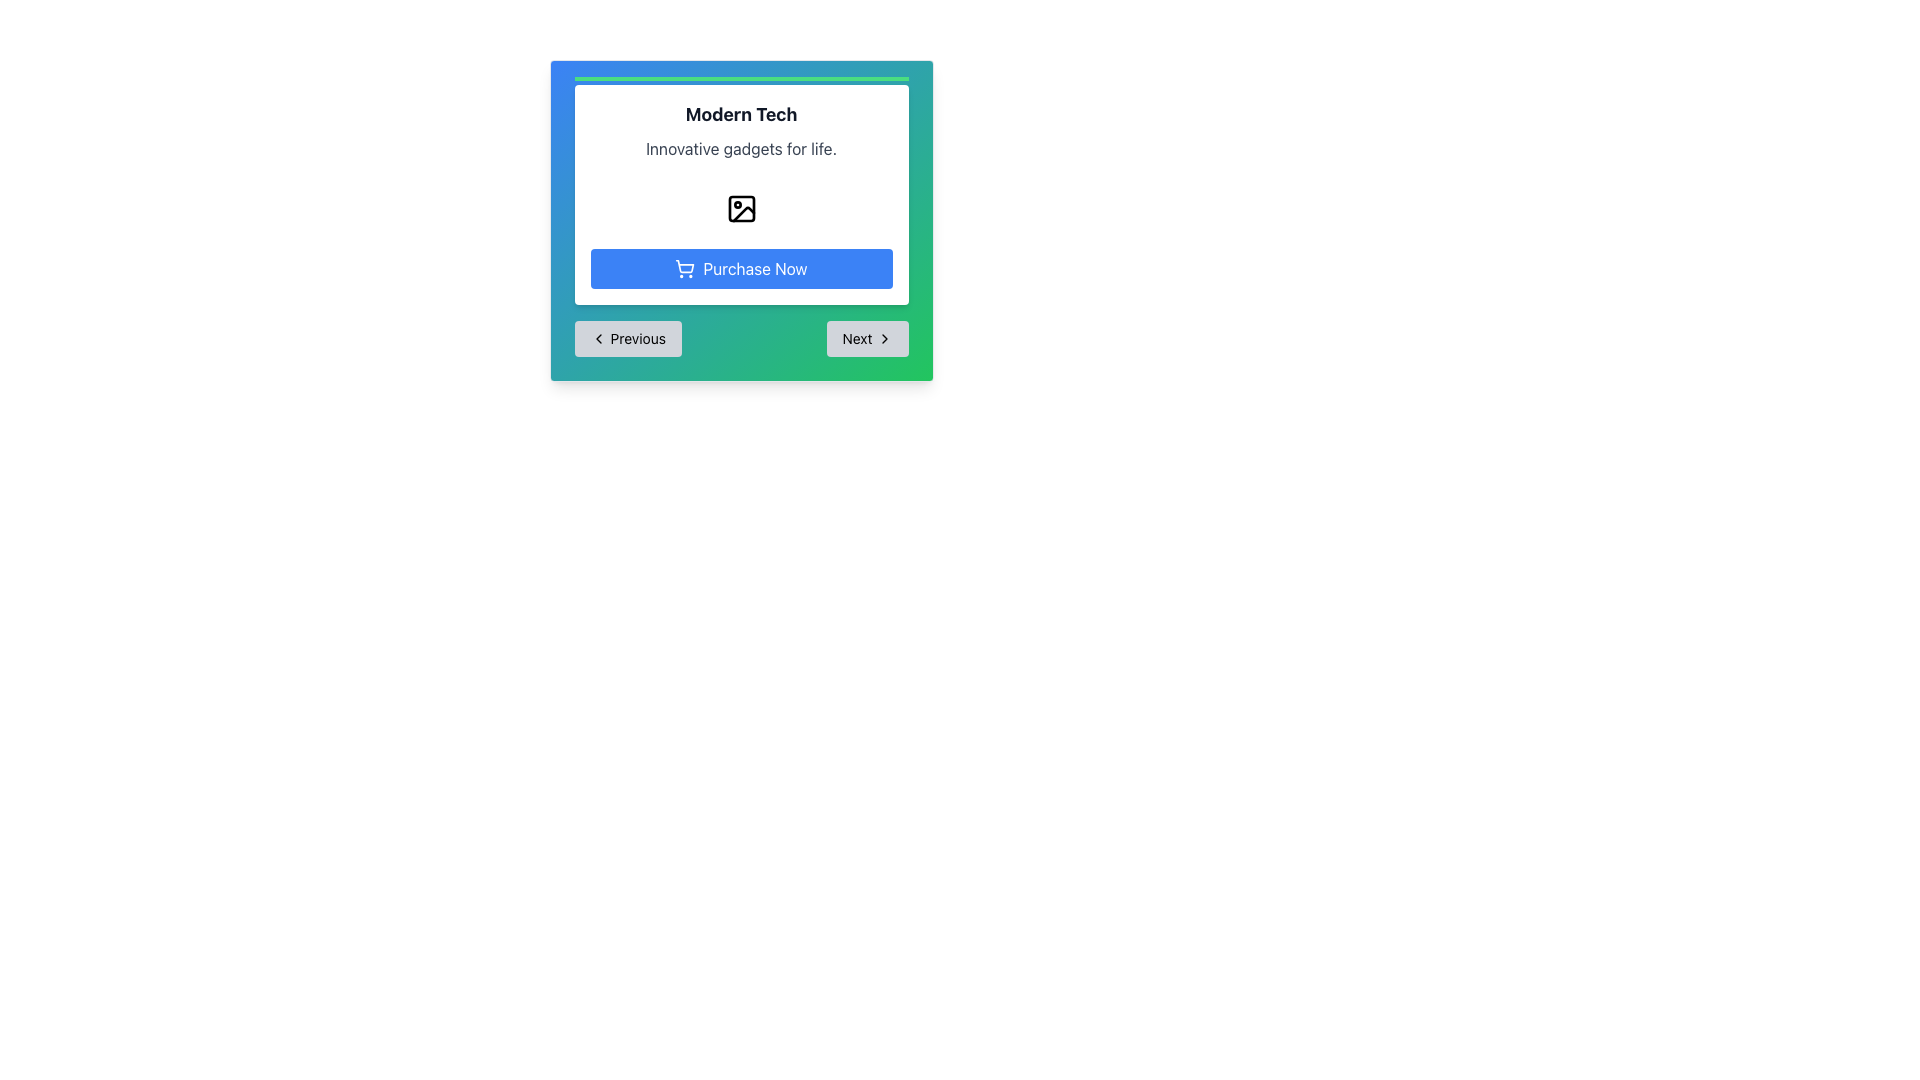 The height and width of the screenshot is (1080, 1920). What do you see at coordinates (883, 338) in the screenshot?
I see `the Right-facing chevron icon located within the 'Next' button, positioned to the right of the 'Next' text label` at bounding box center [883, 338].